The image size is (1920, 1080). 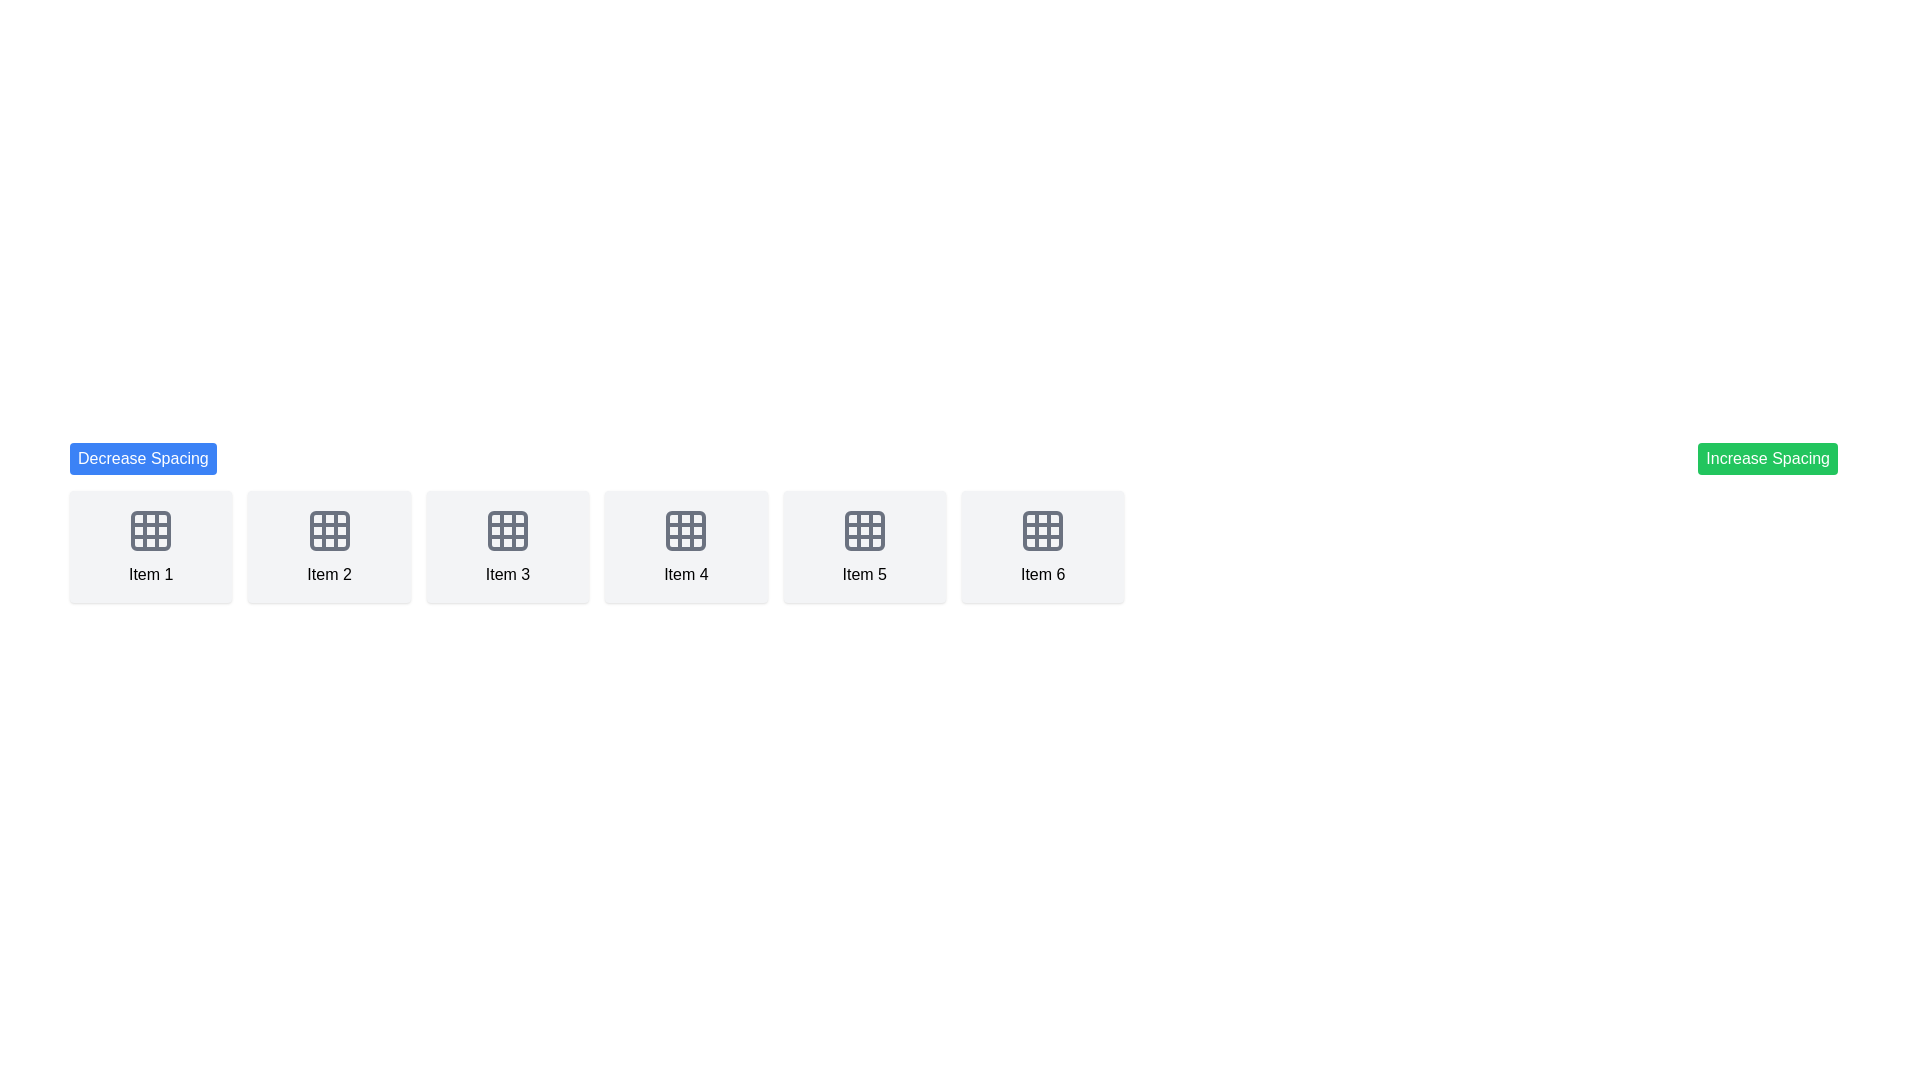 What do you see at coordinates (329, 530) in the screenshot?
I see `the central rounded square of the icon representing 'Item 2'` at bounding box center [329, 530].